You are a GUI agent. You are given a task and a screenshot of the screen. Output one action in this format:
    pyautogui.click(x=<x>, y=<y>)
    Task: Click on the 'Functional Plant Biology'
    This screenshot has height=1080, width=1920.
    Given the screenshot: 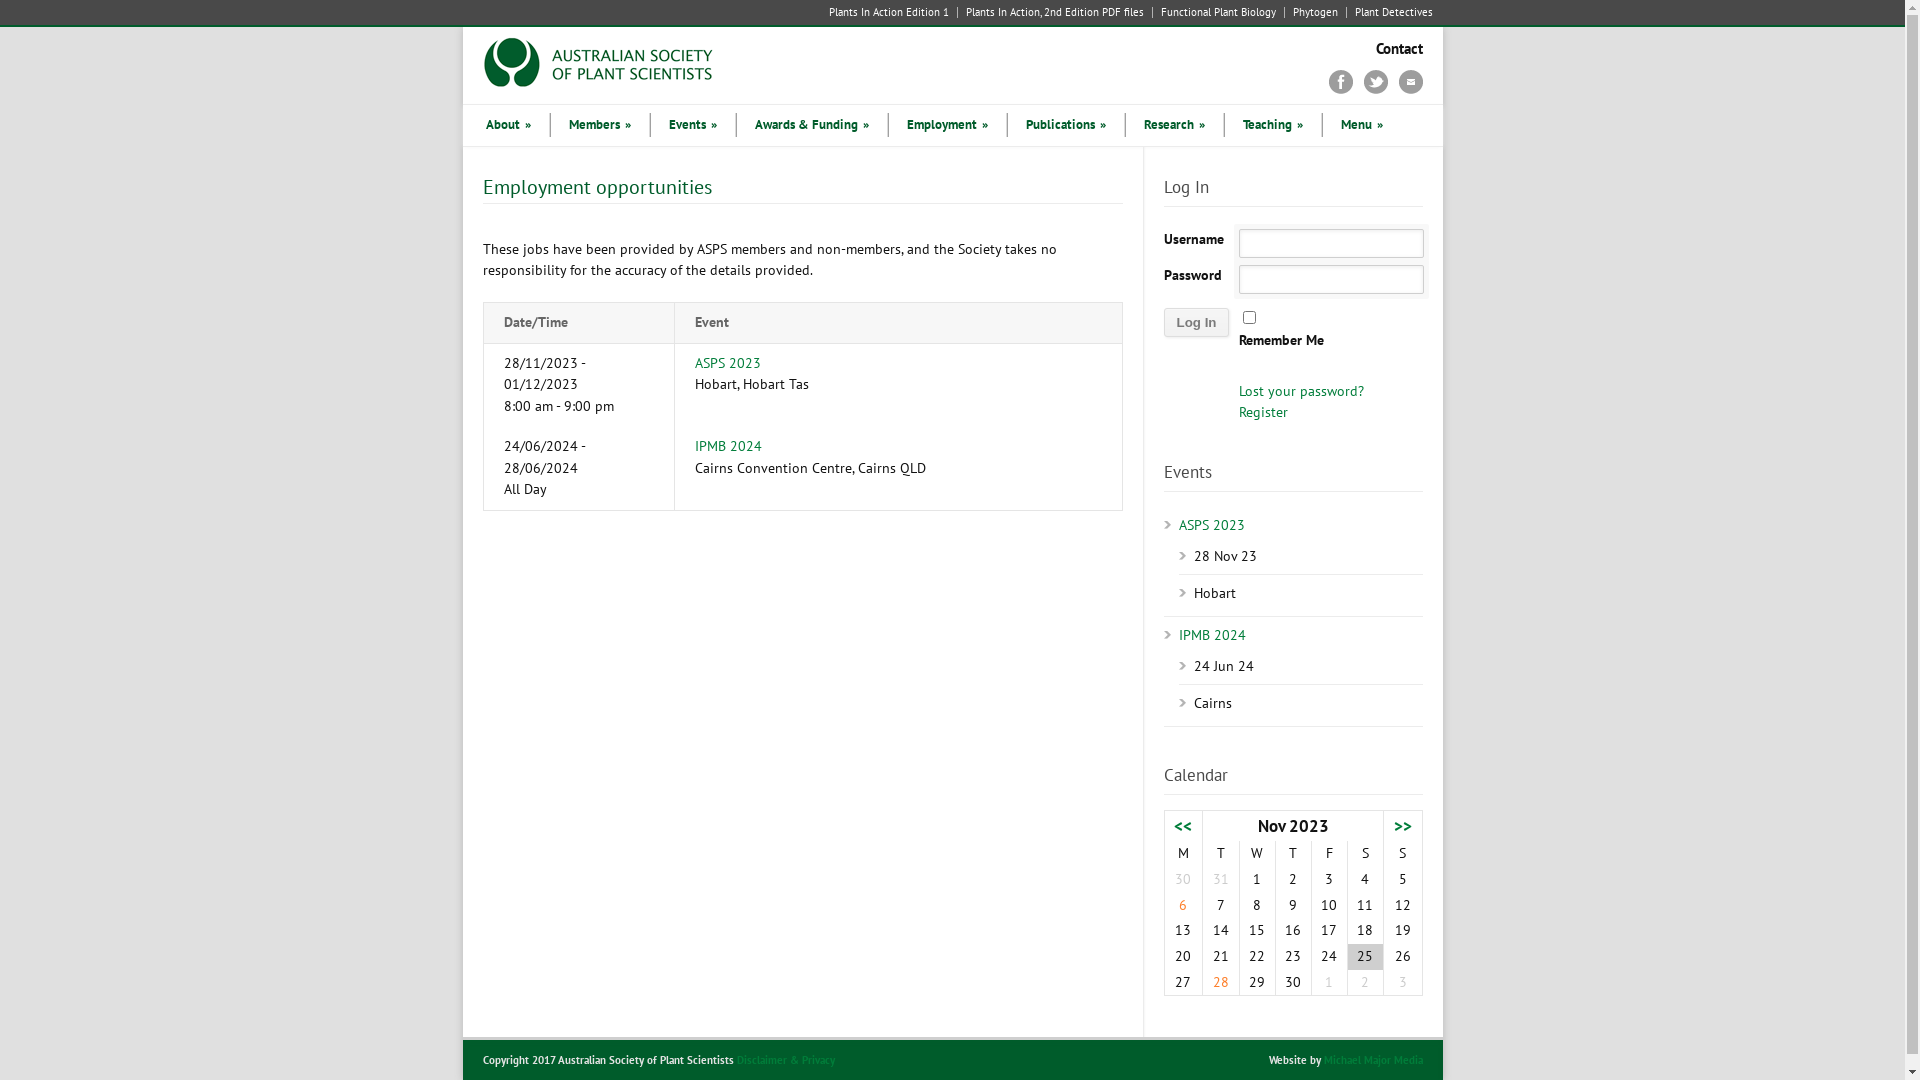 What is the action you would take?
    pyautogui.click(x=1217, y=12)
    